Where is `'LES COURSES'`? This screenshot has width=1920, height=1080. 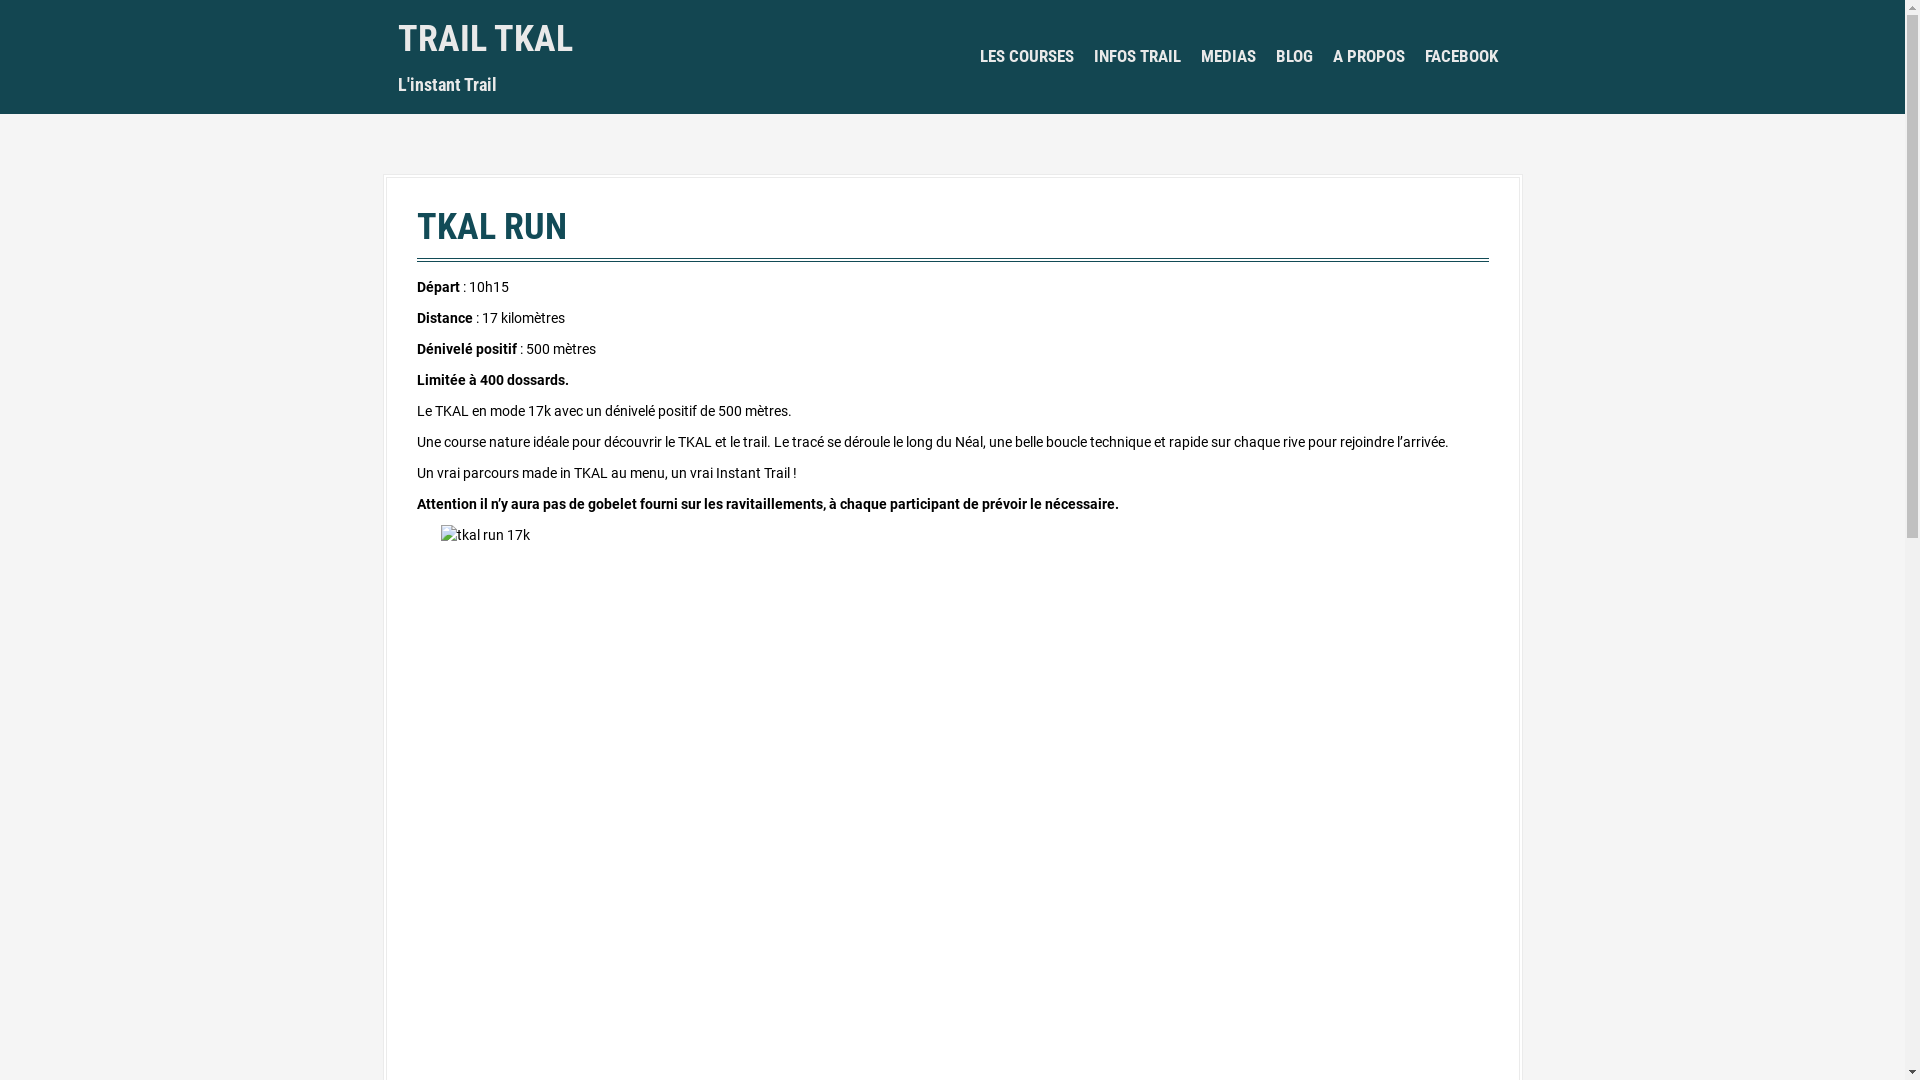 'LES COURSES' is located at coordinates (1027, 56).